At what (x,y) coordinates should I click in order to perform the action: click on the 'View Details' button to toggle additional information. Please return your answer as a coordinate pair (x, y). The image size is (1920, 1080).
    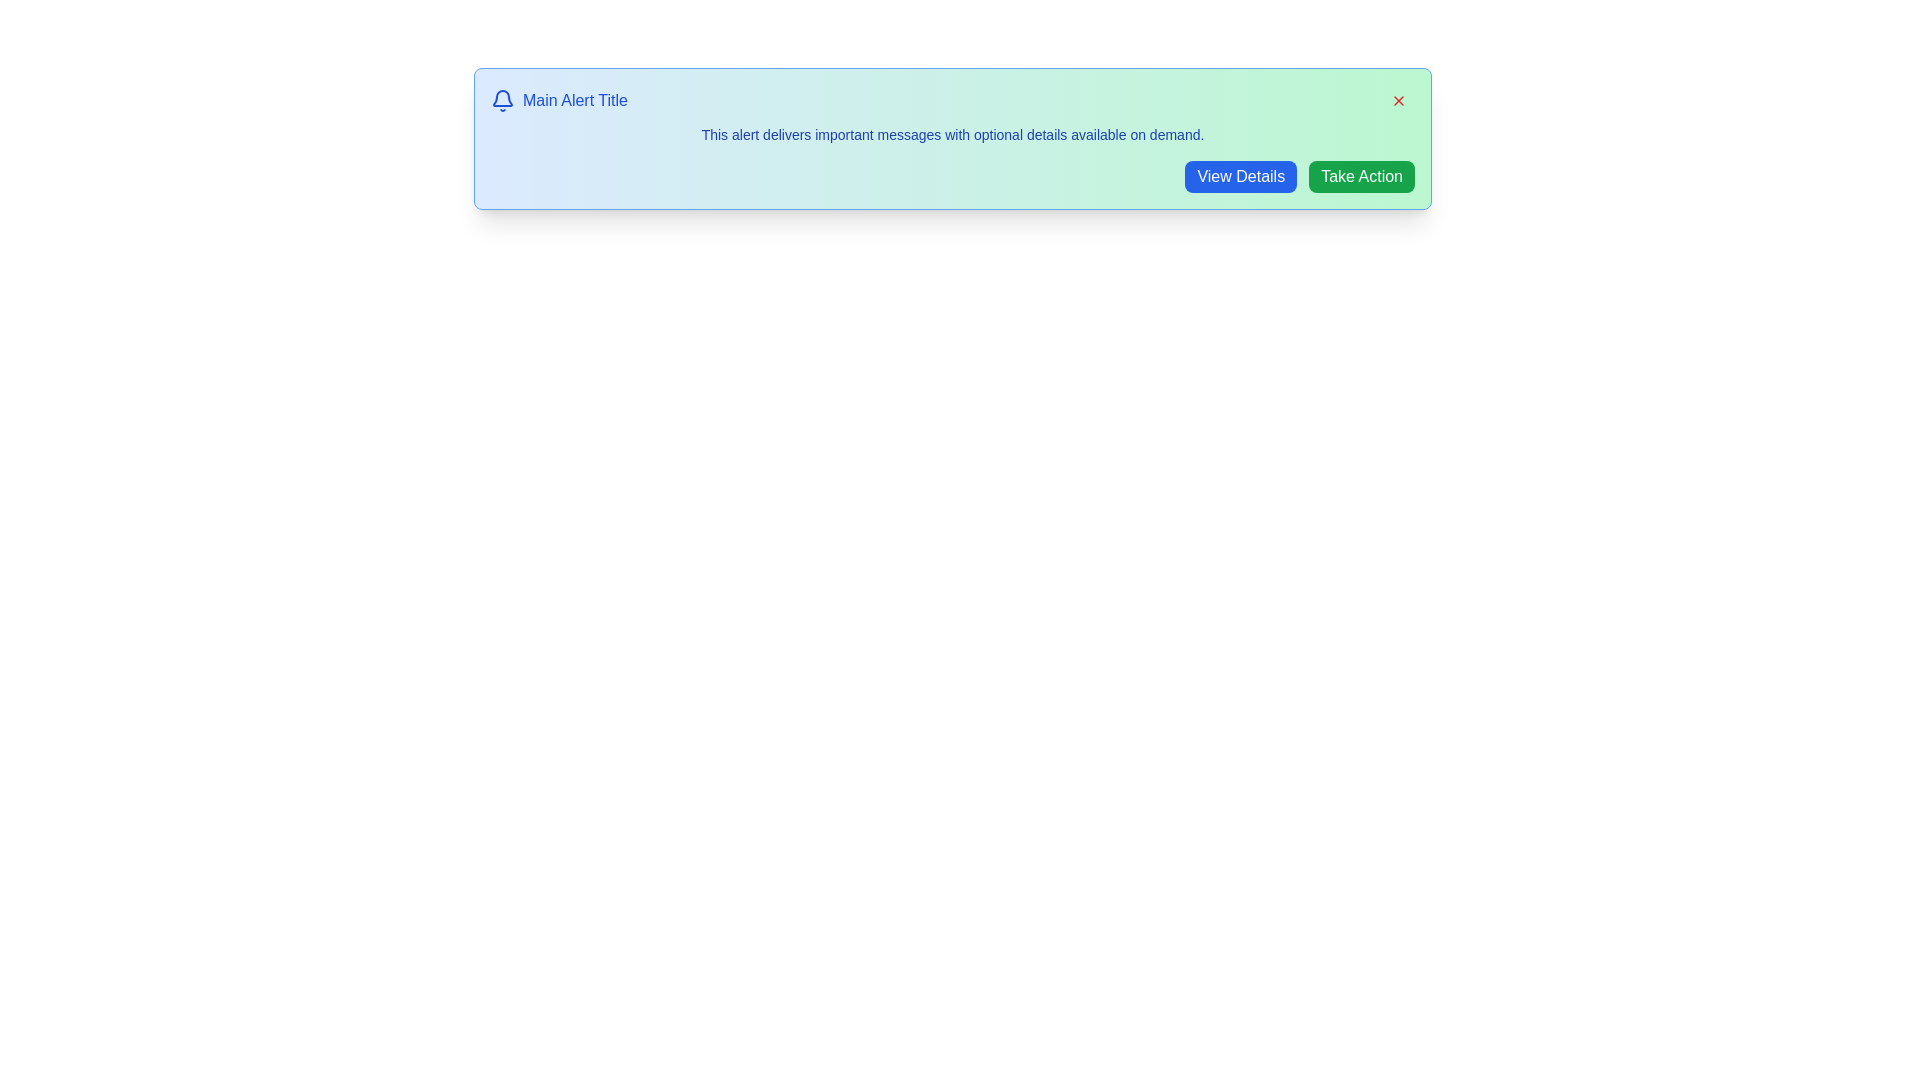
    Looking at the image, I should click on (1240, 176).